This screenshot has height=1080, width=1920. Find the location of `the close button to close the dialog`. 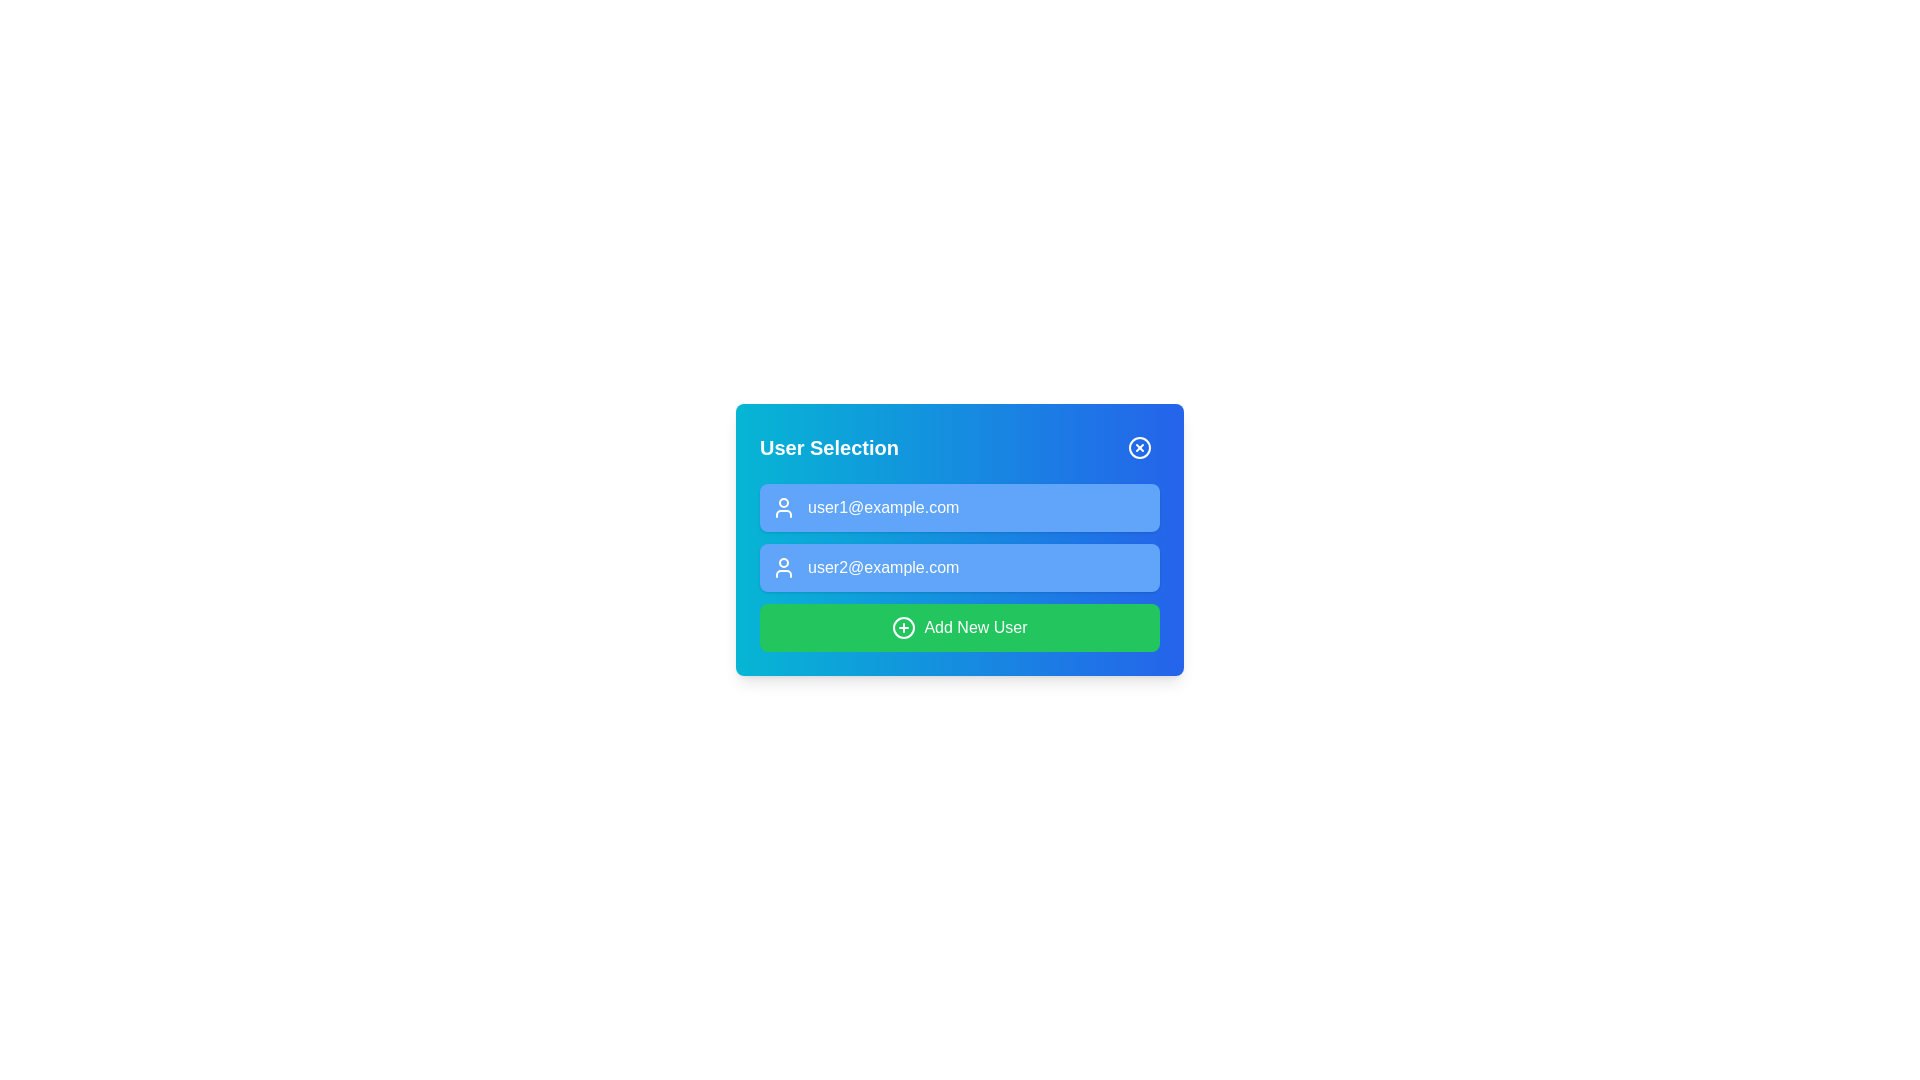

the close button to close the dialog is located at coordinates (1140, 446).